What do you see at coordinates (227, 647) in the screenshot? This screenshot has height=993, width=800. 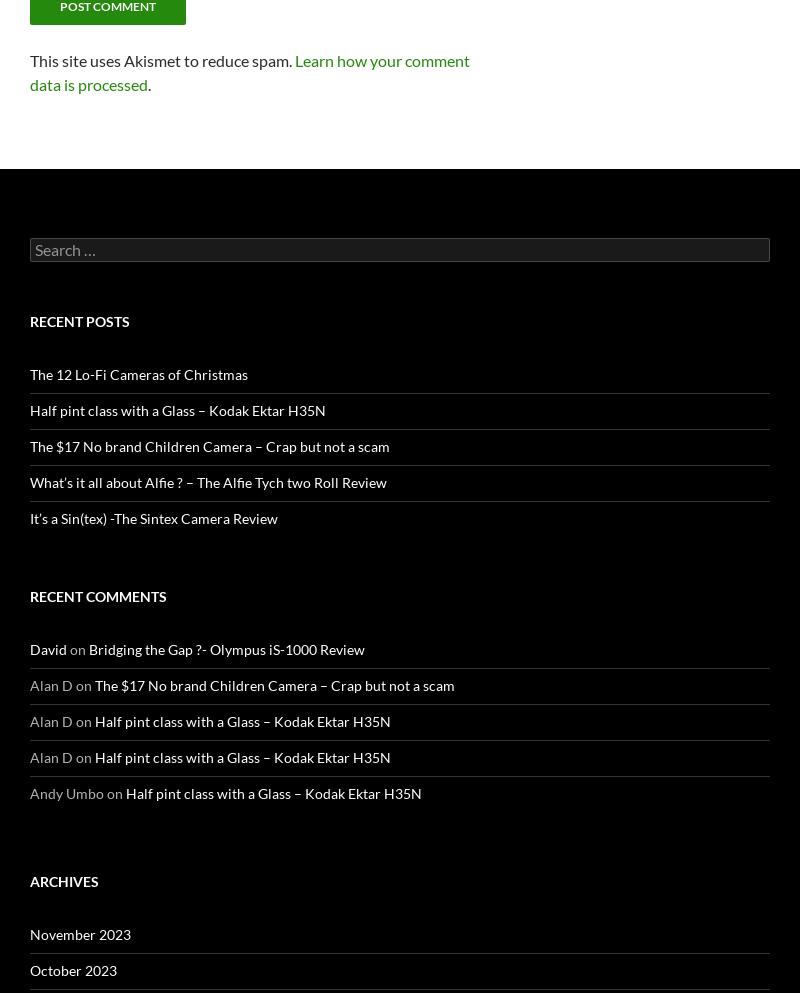 I see `'Bridging the Gap ?- Olympus iS-1000 Review'` at bounding box center [227, 647].